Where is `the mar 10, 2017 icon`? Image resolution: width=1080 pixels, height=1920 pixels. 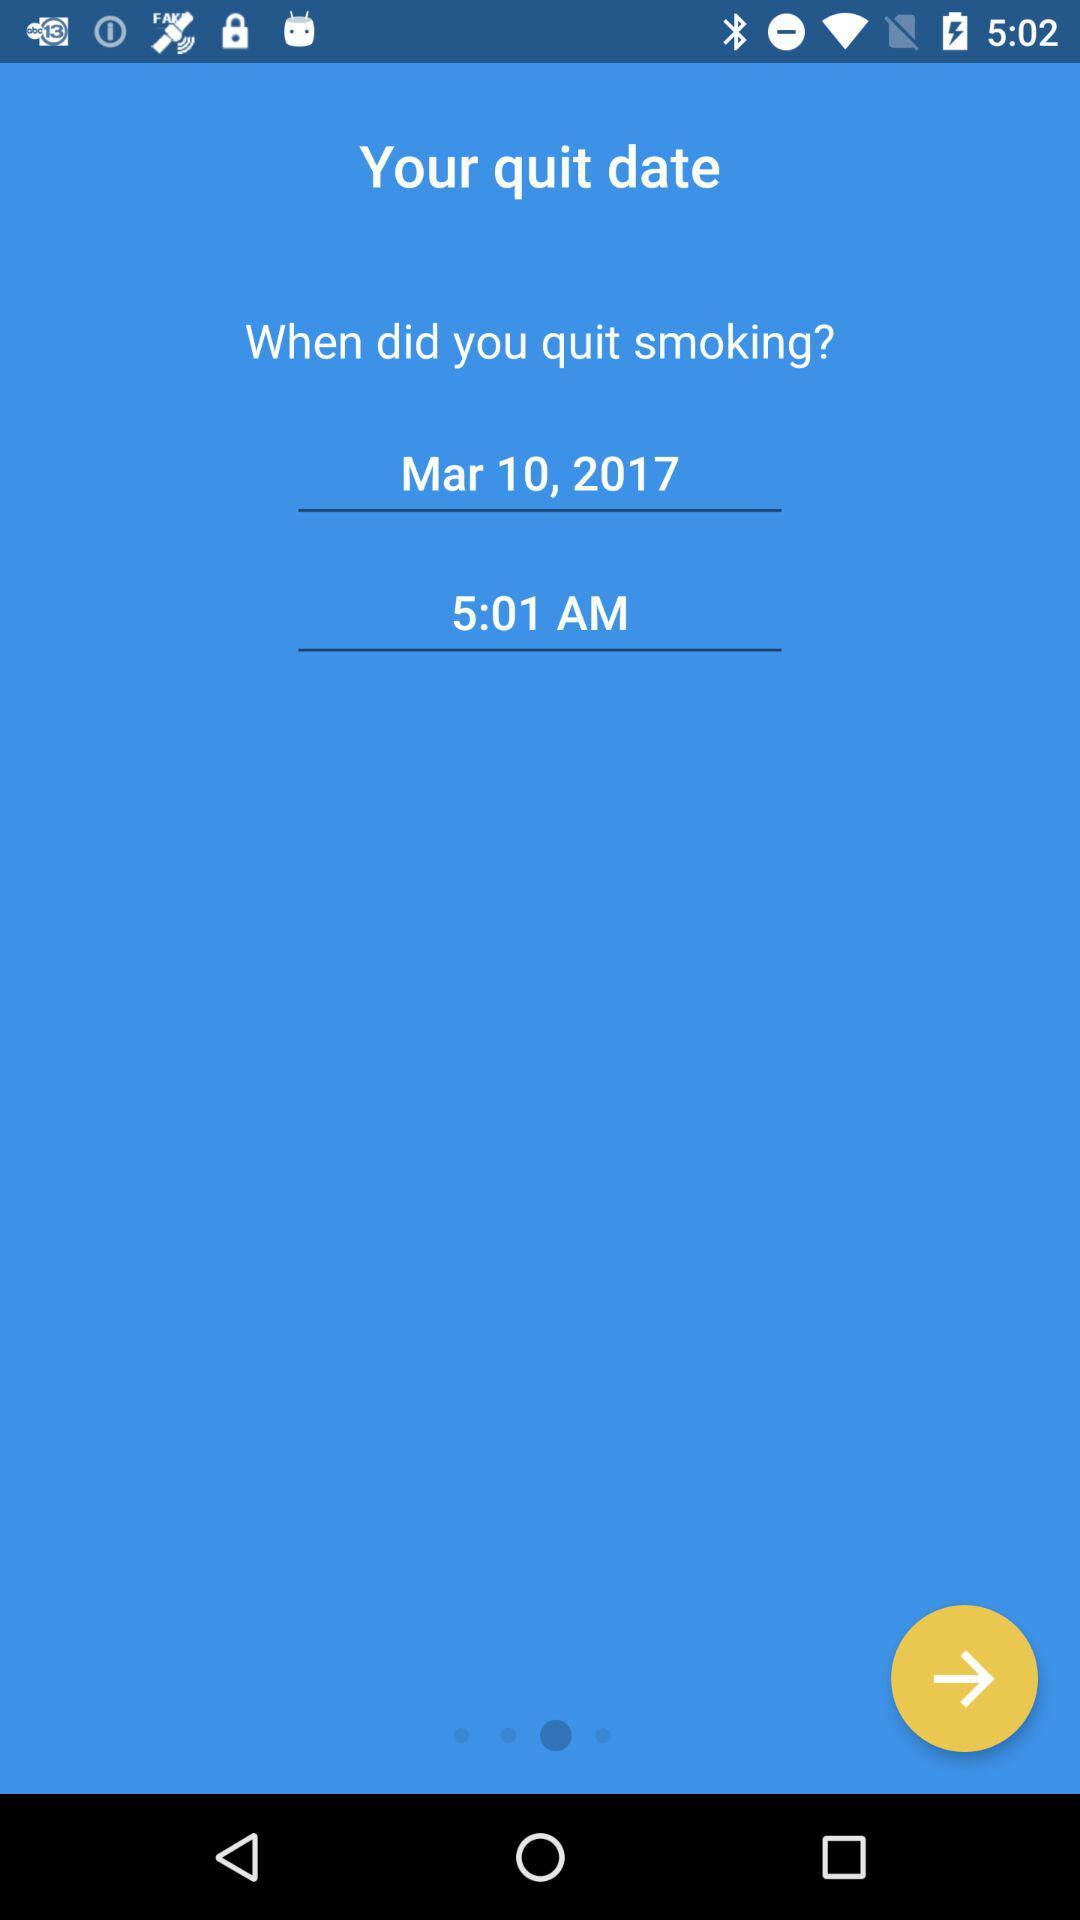 the mar 10, 2017 icon is located at coordinates (540, 472).